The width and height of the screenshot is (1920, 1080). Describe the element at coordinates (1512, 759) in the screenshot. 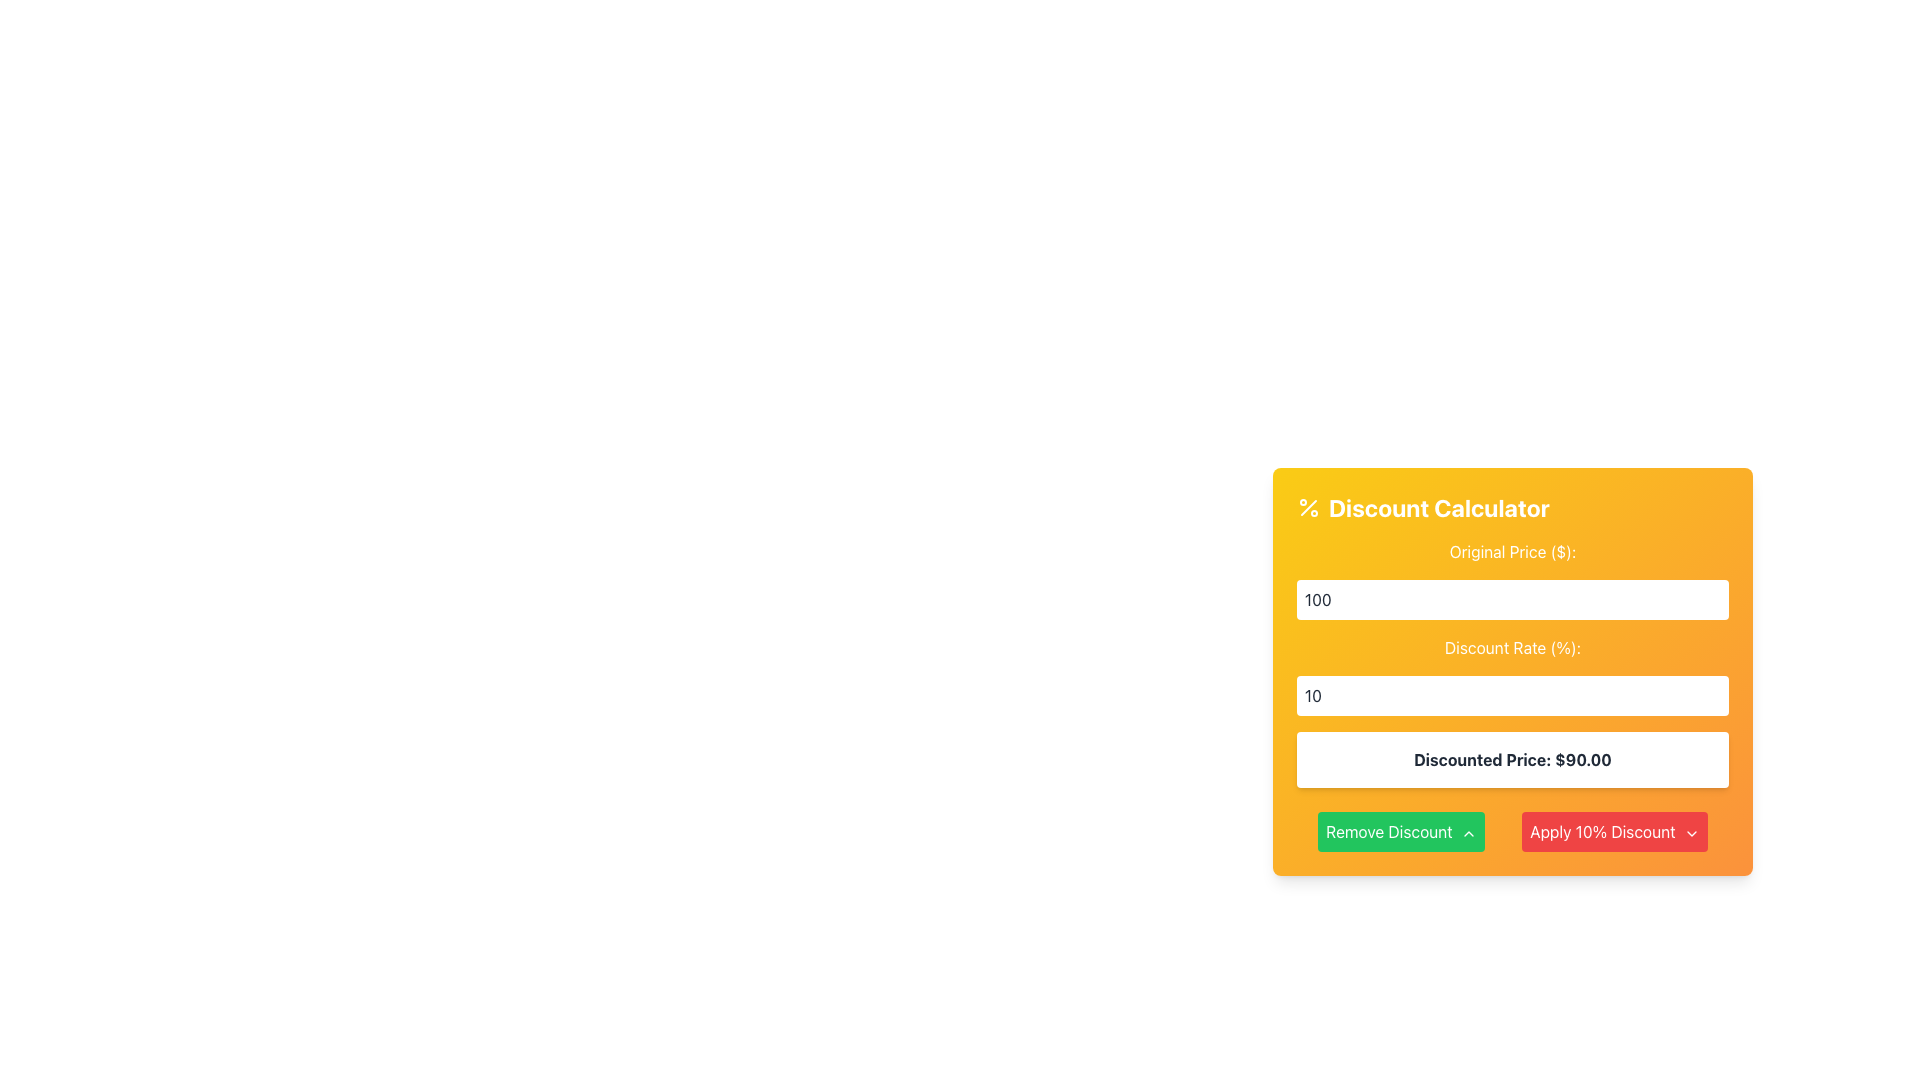

I see `displayed discounted price from the static text element showing 'Discounted Price: $90.00' located in the 'Discount Calculator' section` at that location.